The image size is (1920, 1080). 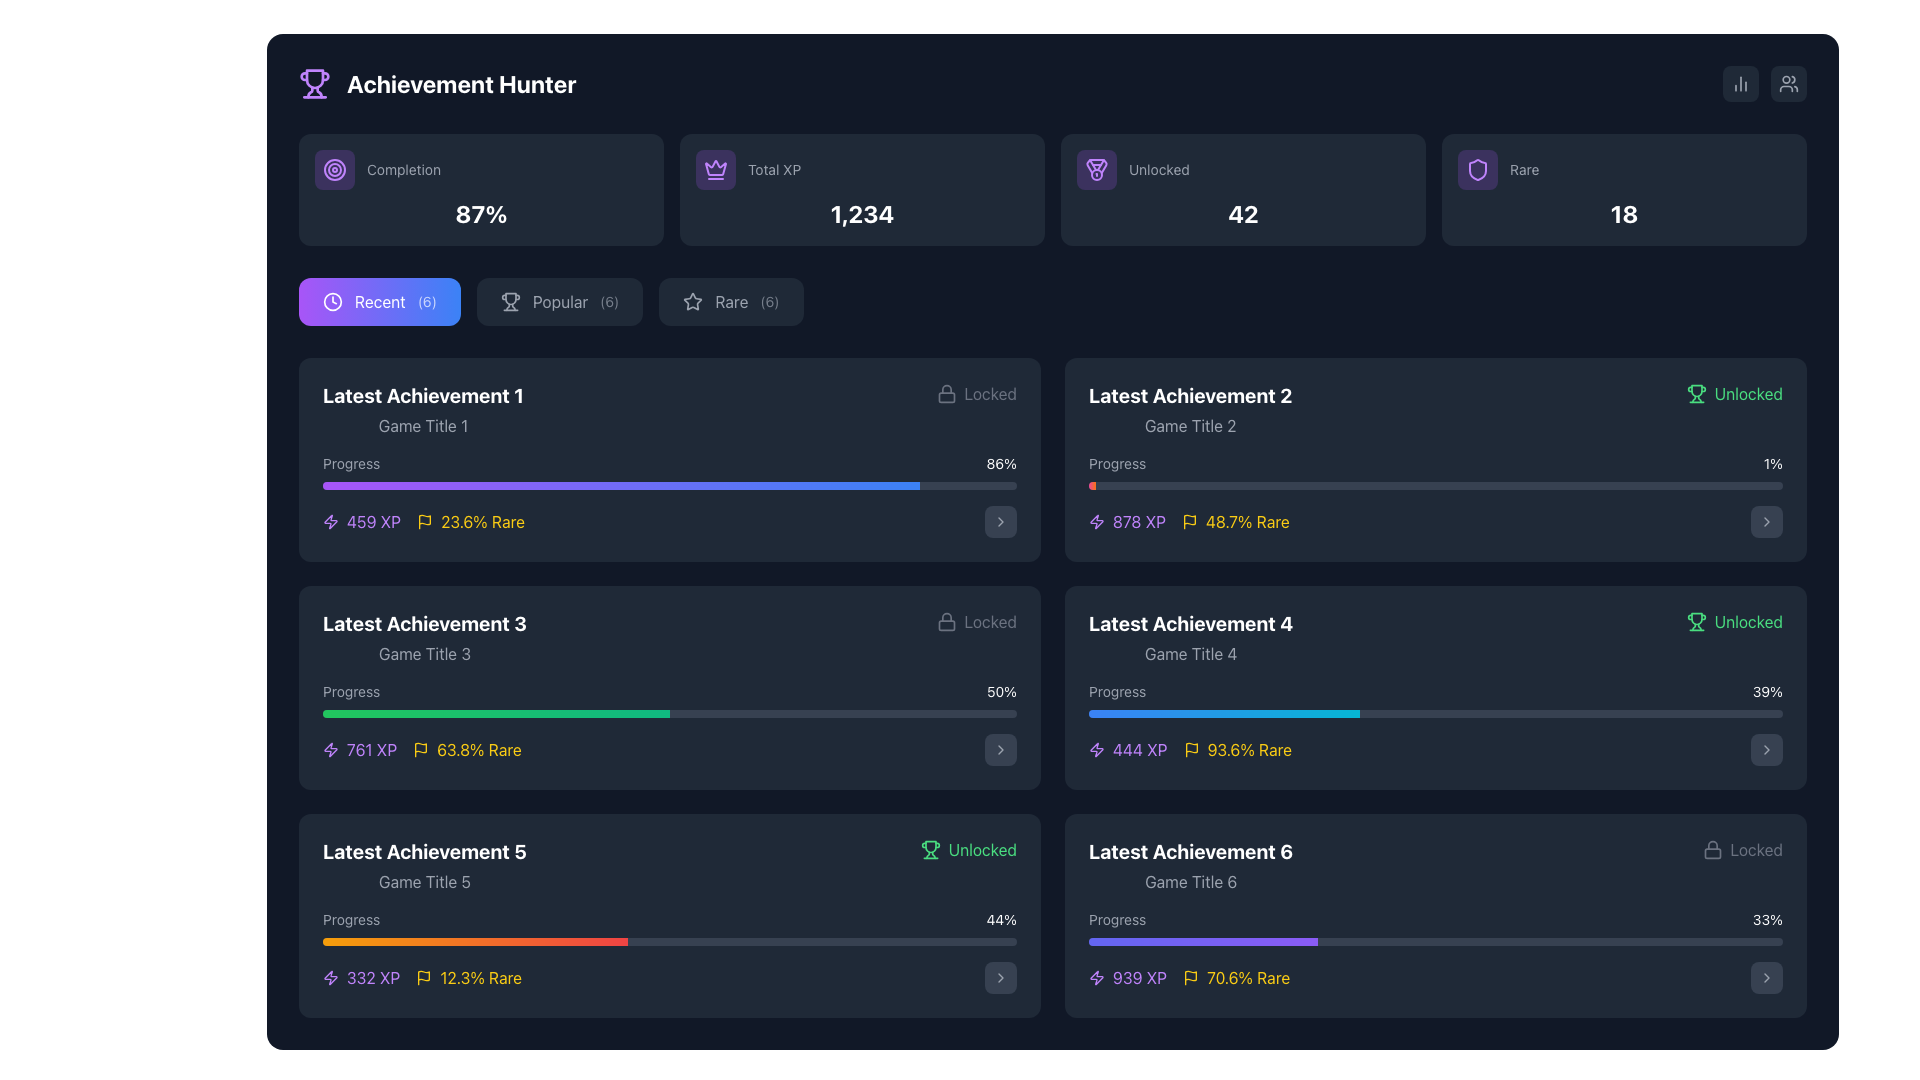 I want to click on the icon button located at the bottom-right corner of the panel labeled 'Latest Achievement 6', so click(x=1766, y=977).